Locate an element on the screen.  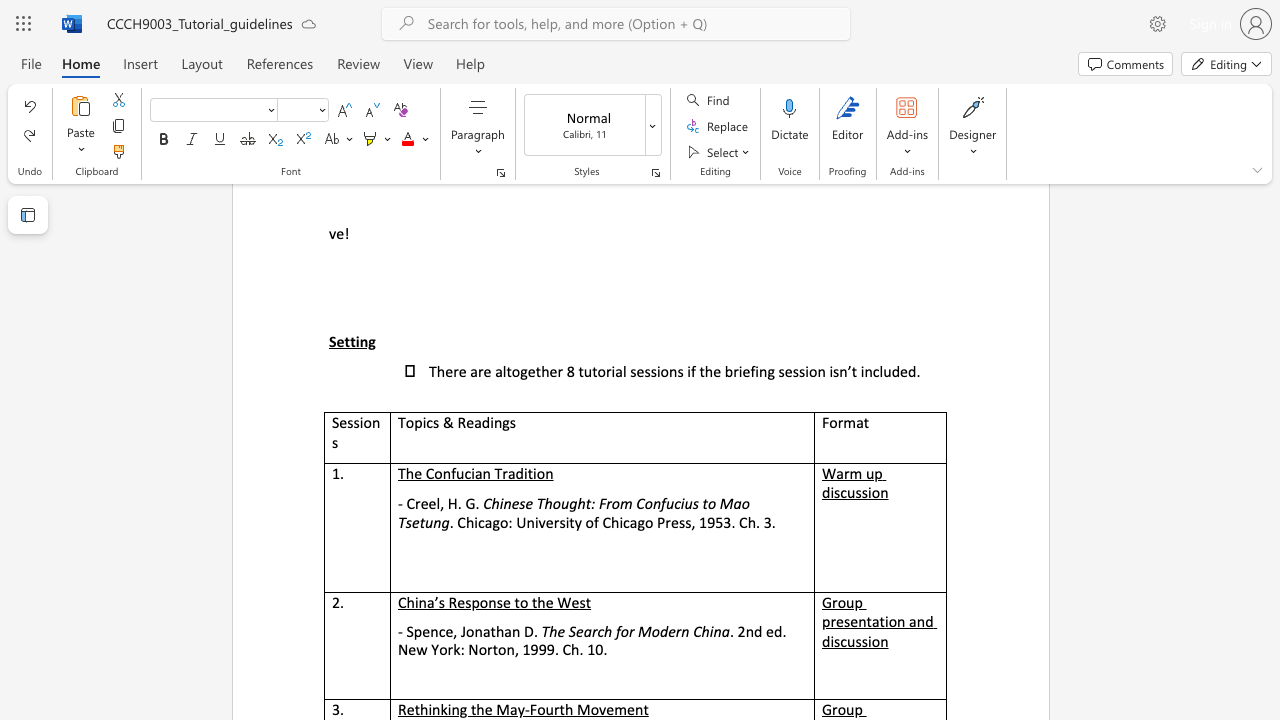
the subset text "an" within the text "- Spence, Jonathan D." is located at coordinates (504, 632).